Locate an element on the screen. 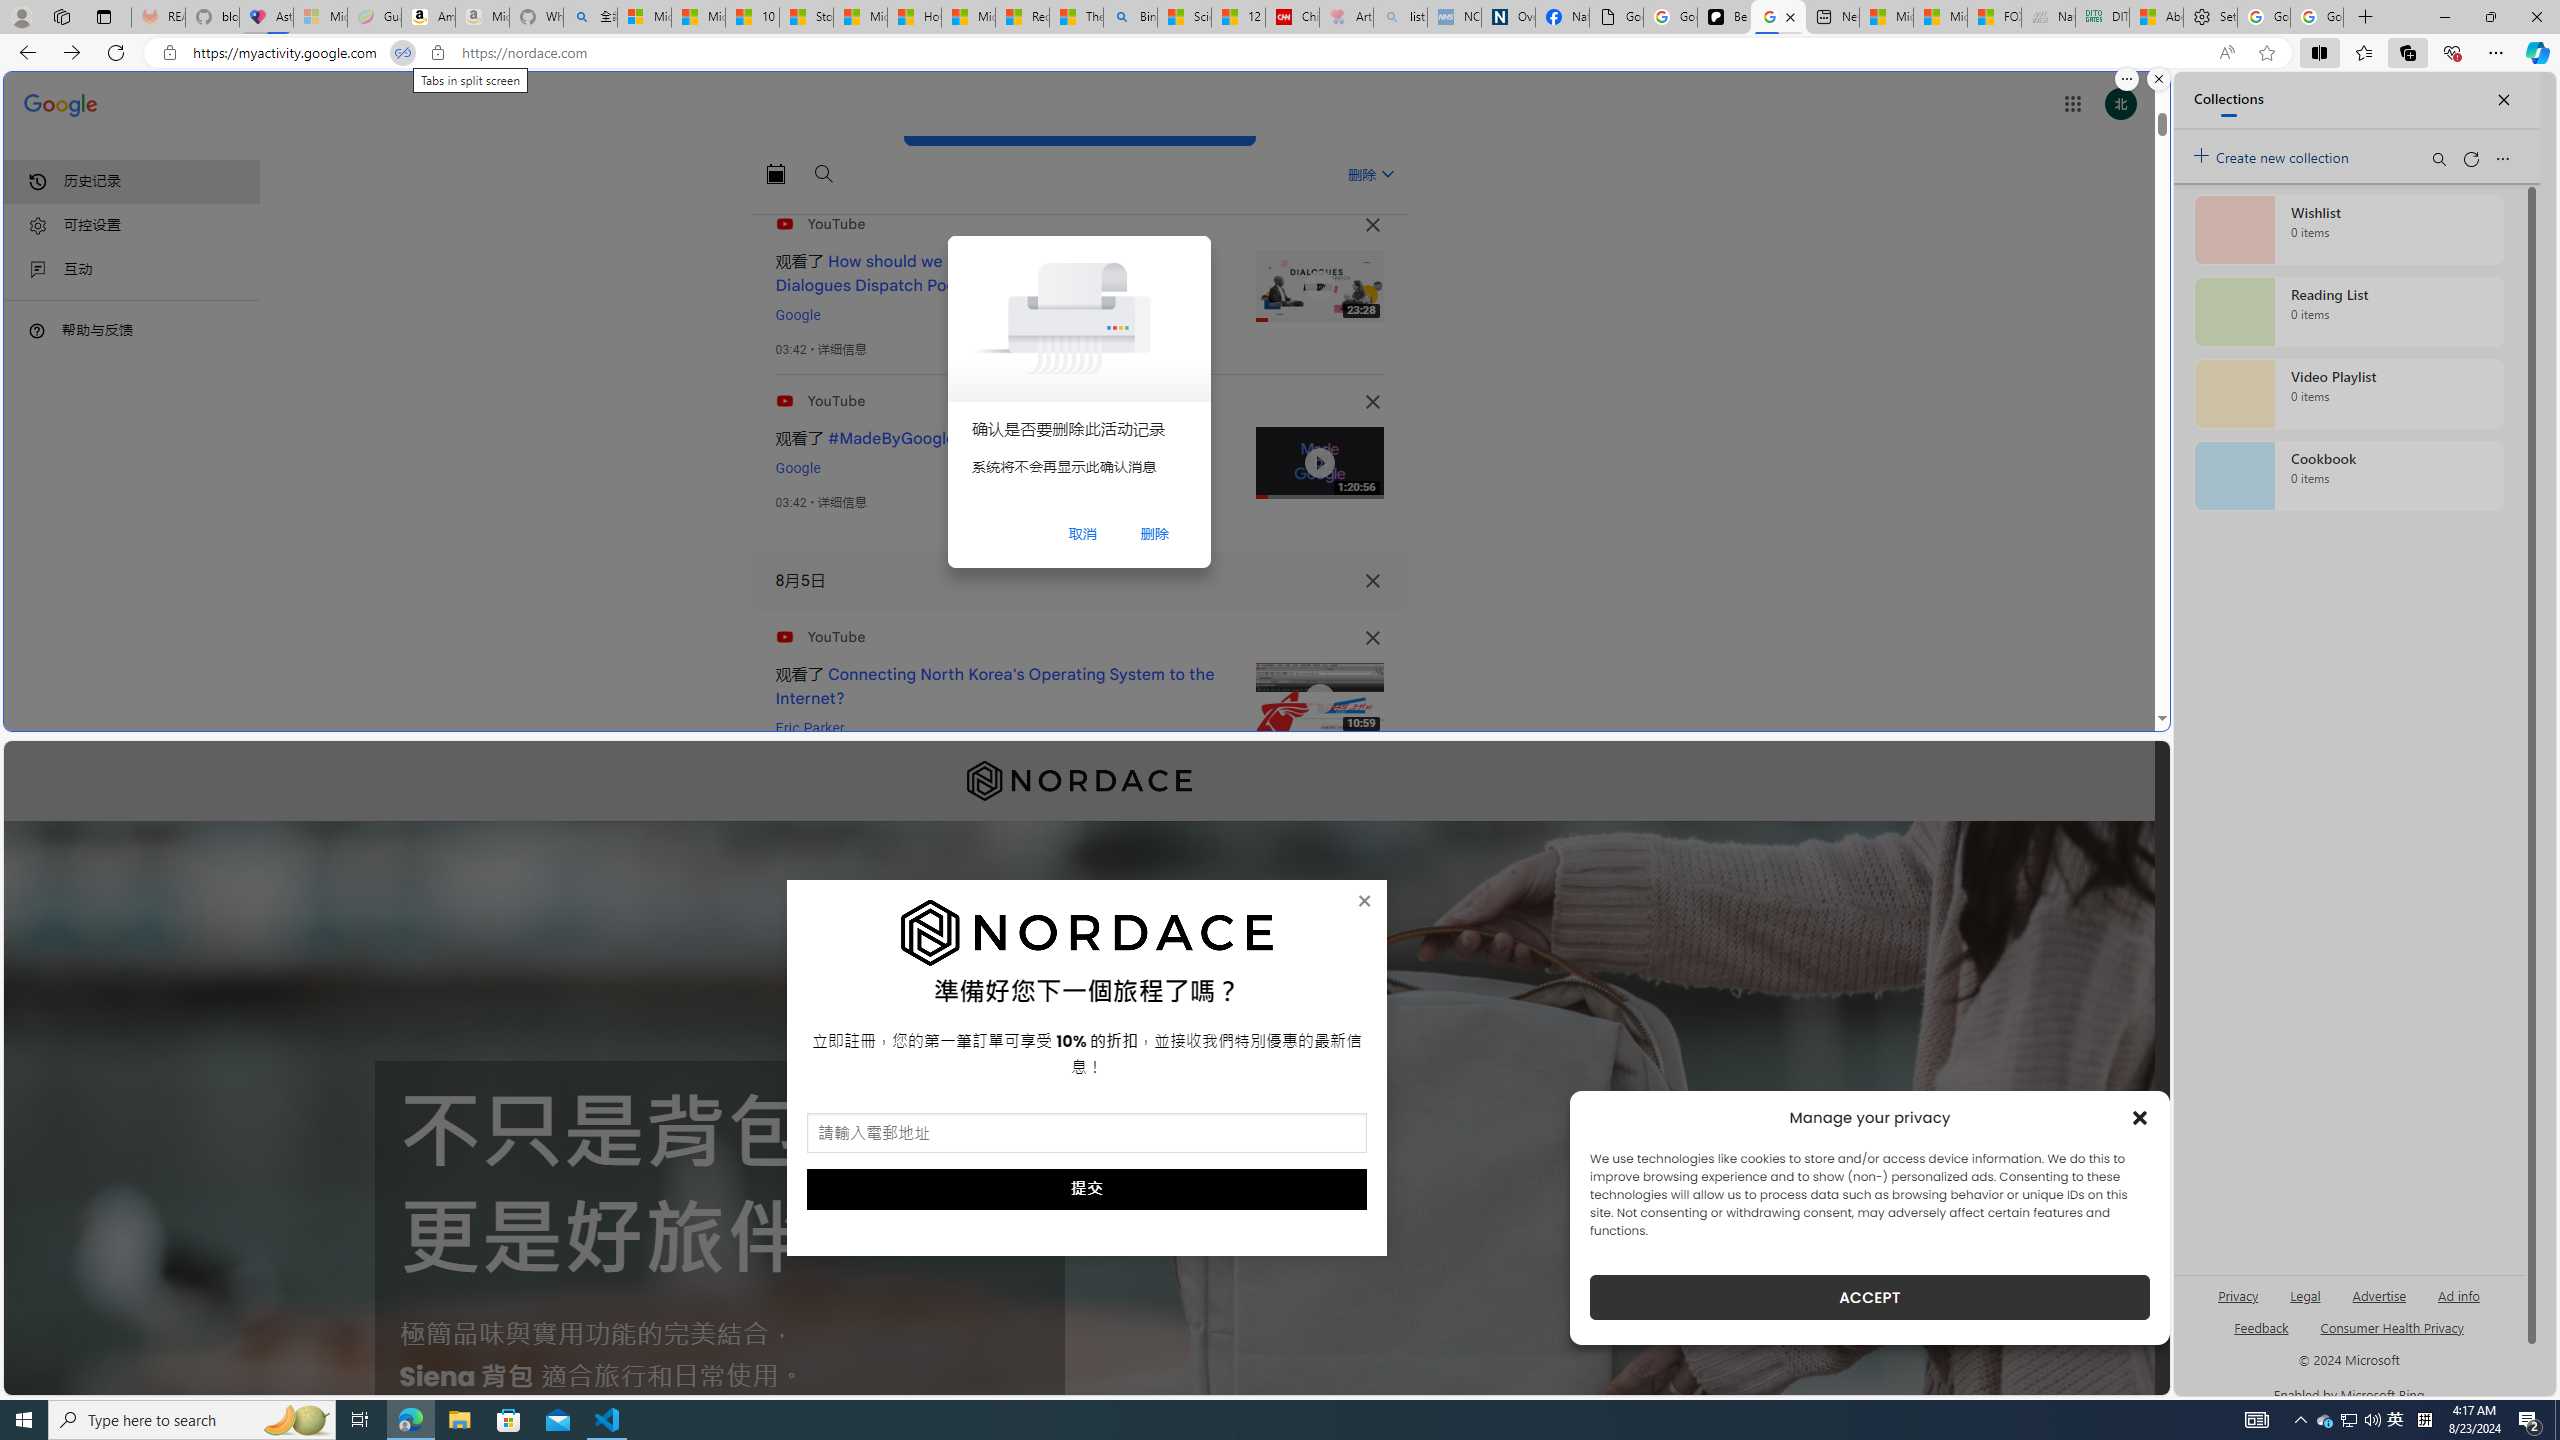  'AutomationID: input_5_1' is located at coordinates (1085, 1133).